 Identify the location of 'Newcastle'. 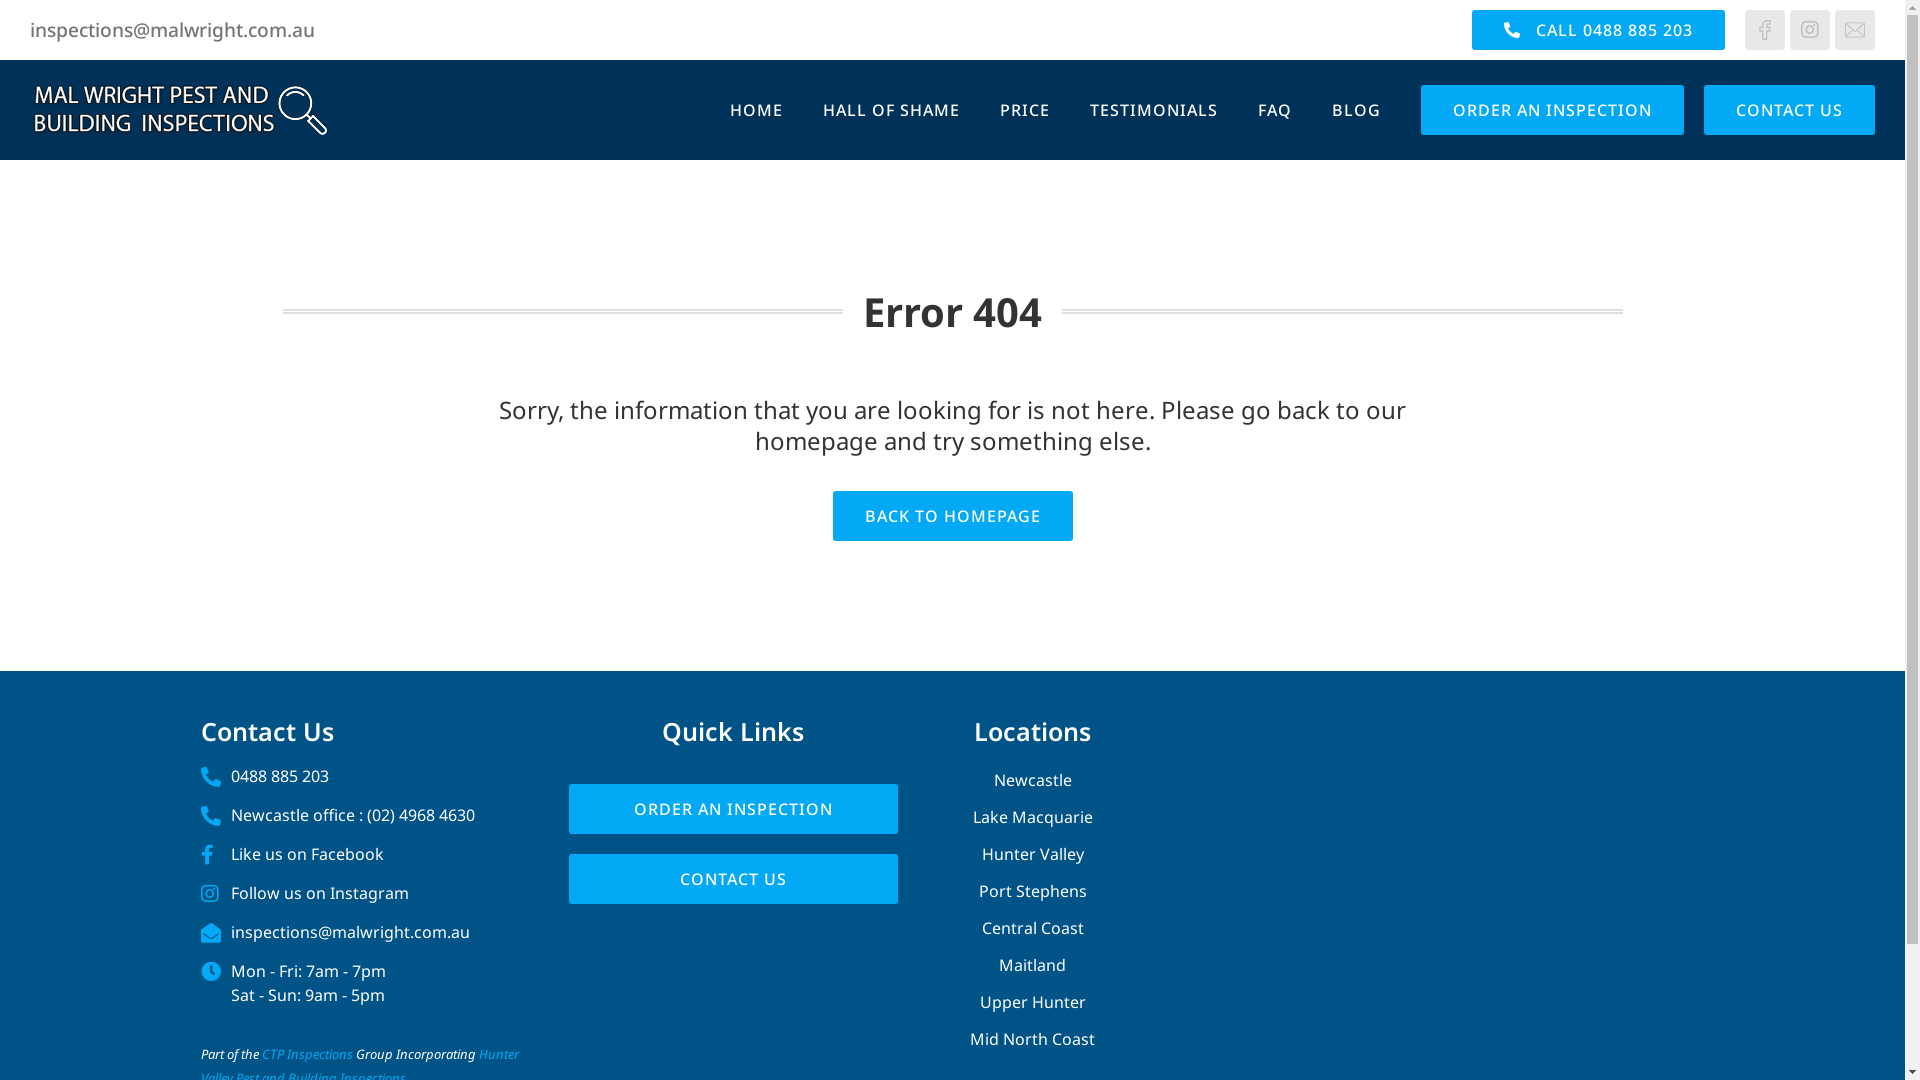
(1032, 778).